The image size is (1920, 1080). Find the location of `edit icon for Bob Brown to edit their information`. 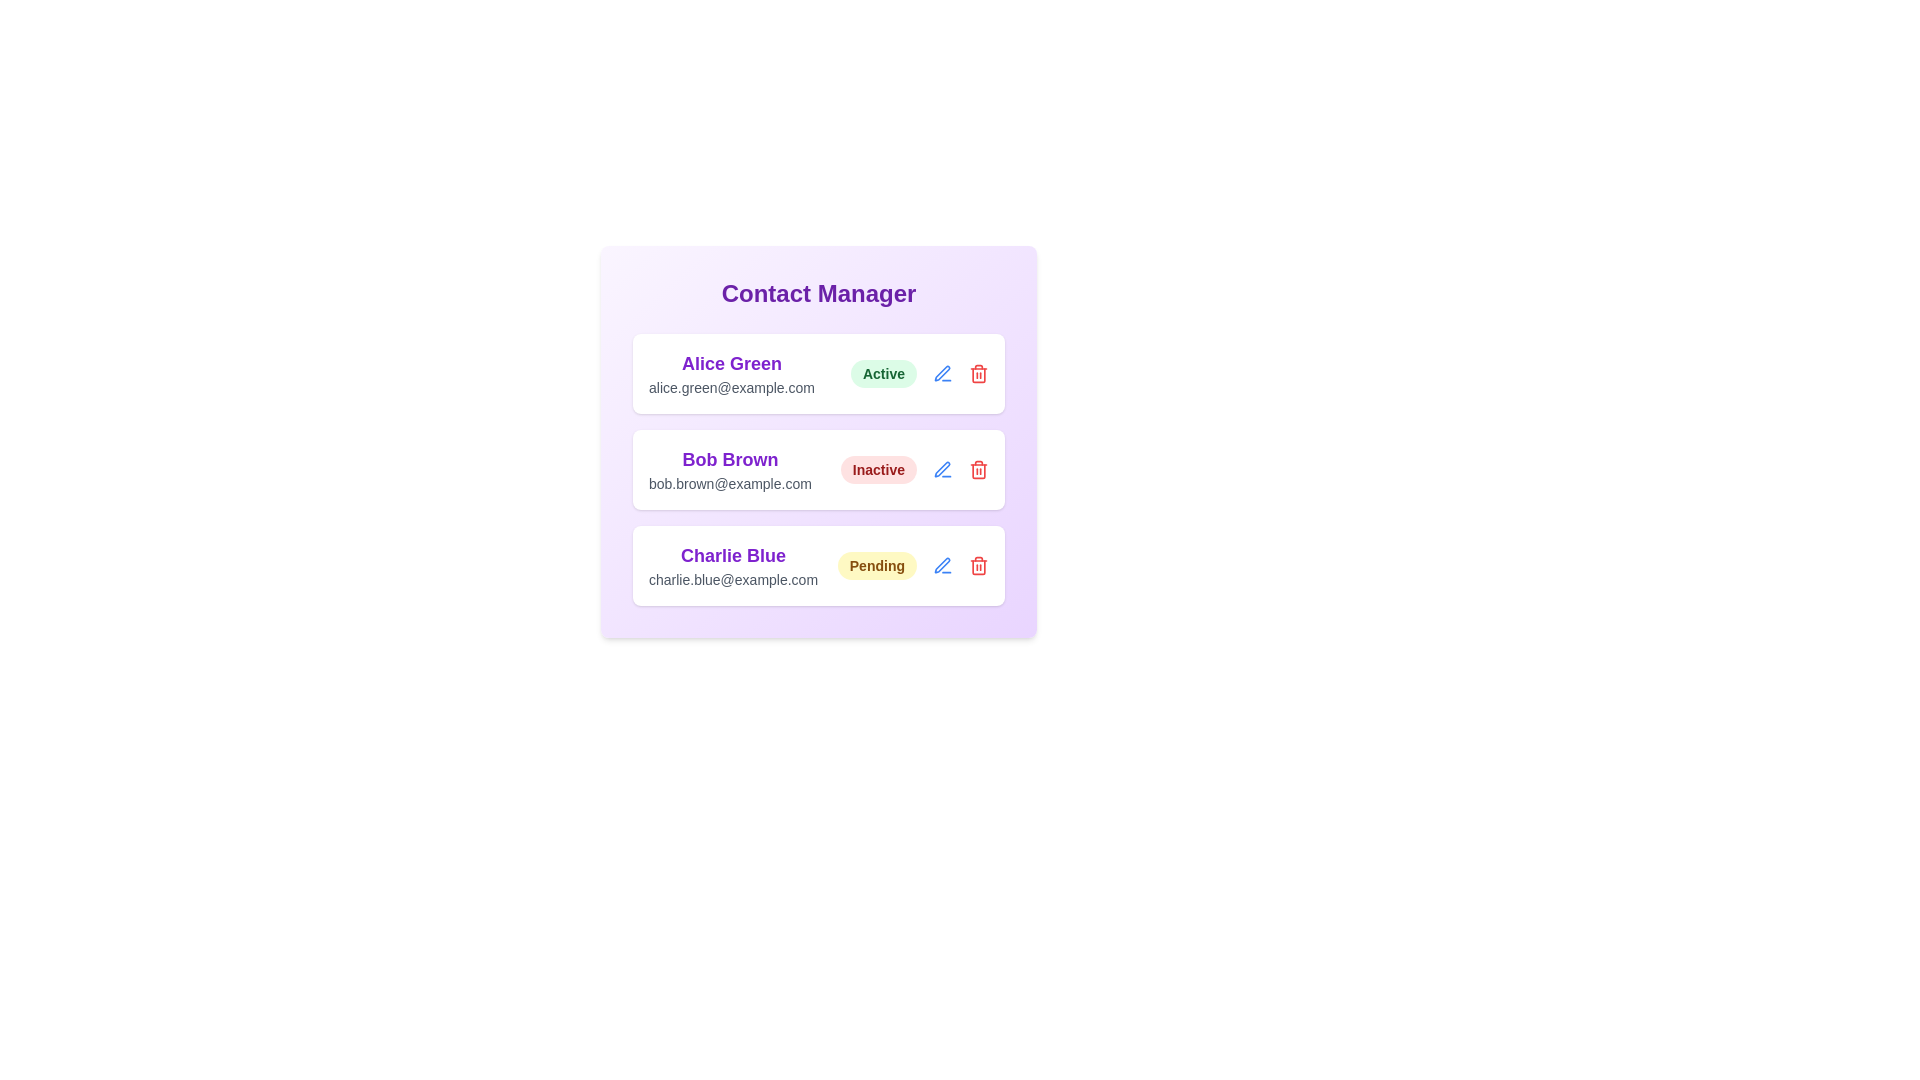

edit icon for Bob Brown to edit their information is located at coordinates (941, 470).